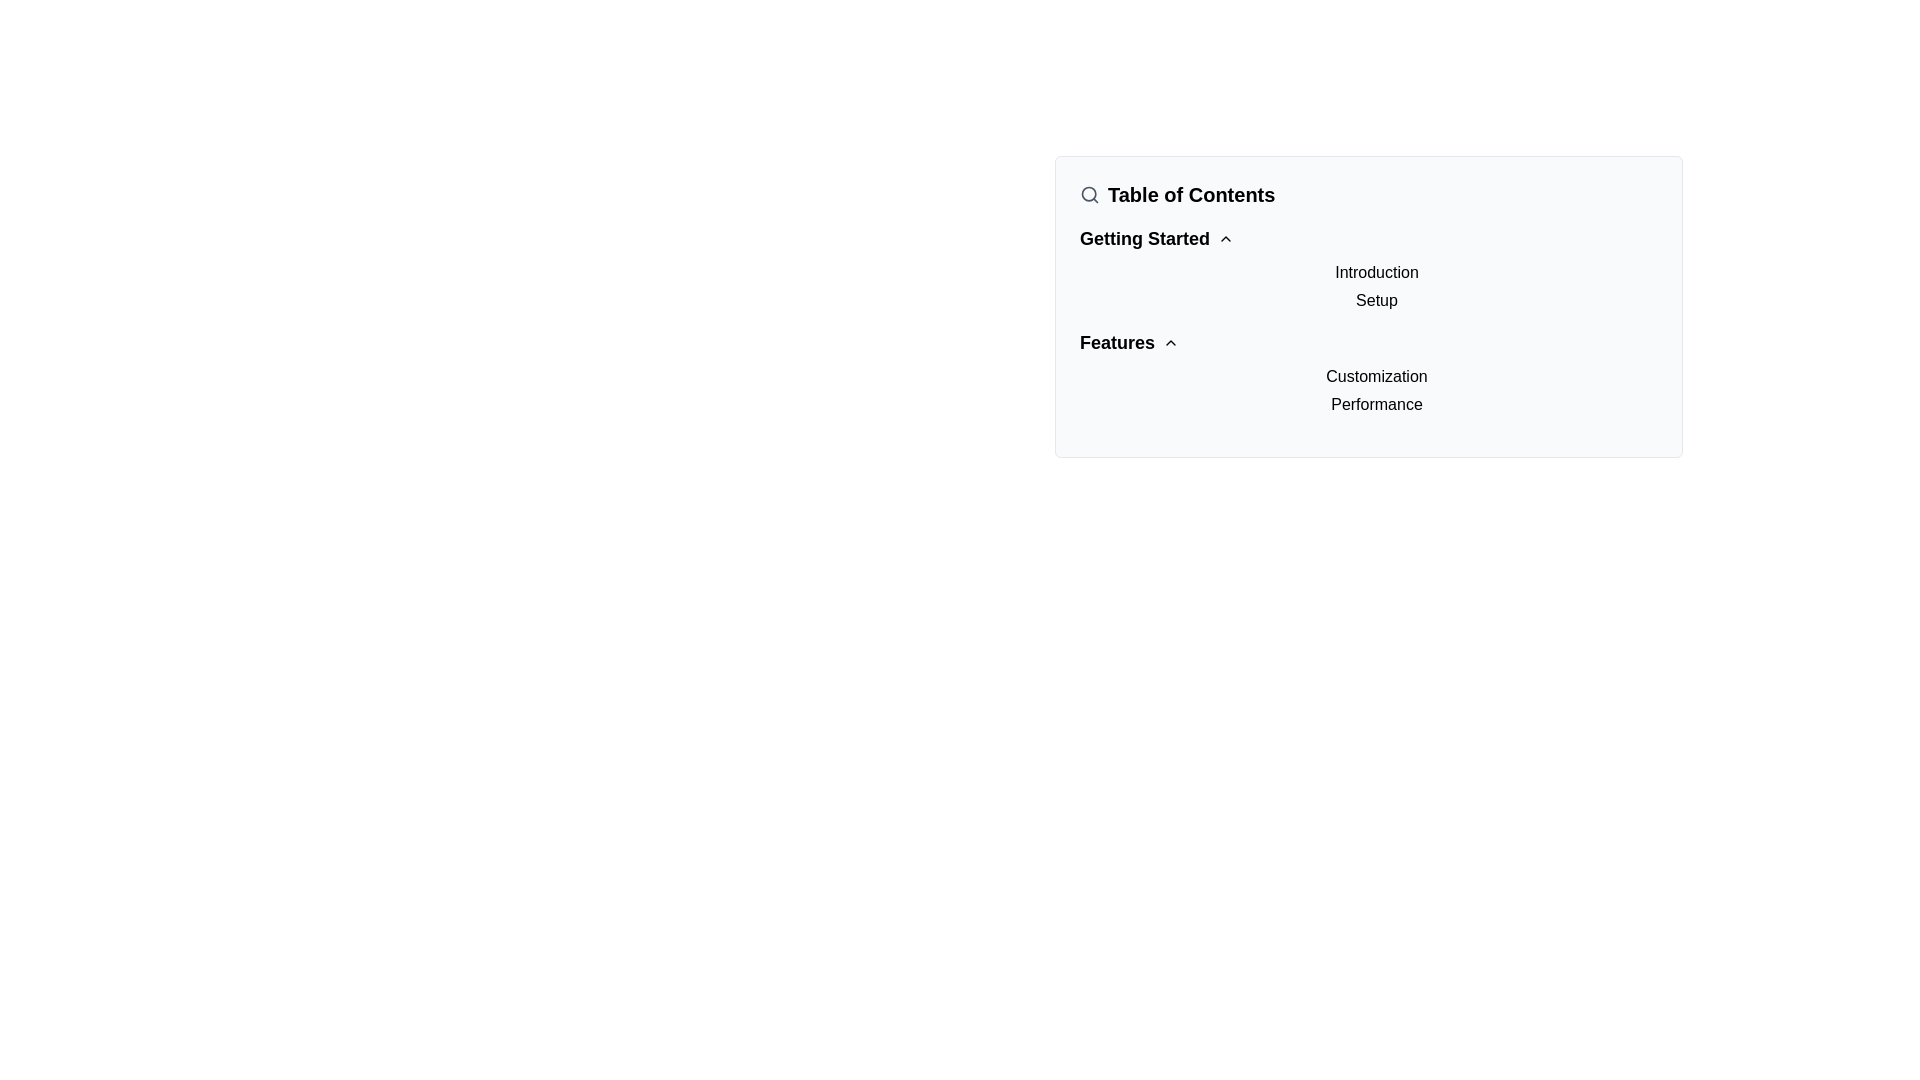 This screenshot has height=1080, width=1920. What do you see at coordinates (1156, 238) in the screenshot?
I see `the 'Getting Started' collapsible header link` at bounding box center [1156, 238].